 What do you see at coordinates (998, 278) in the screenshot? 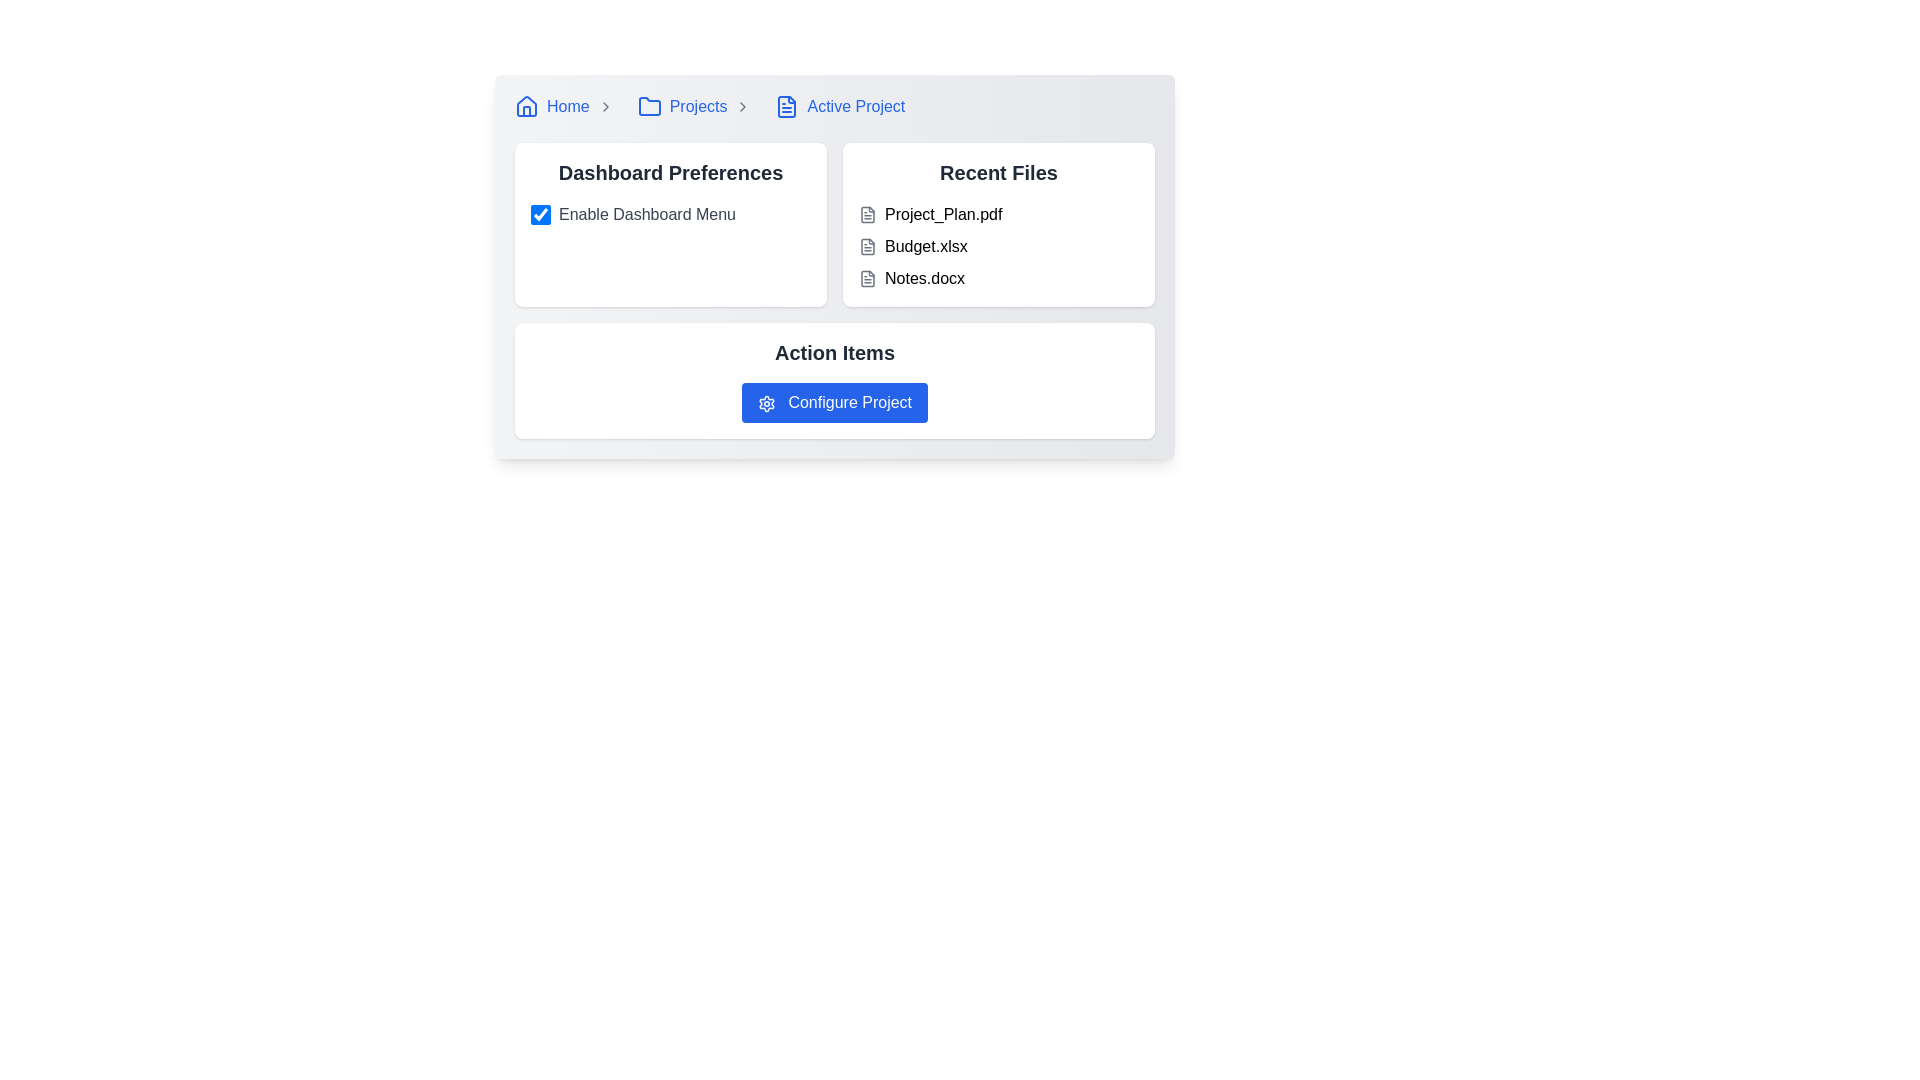
I see `the list item labeled 'Notes.docx' in the 'Recent Files' panel` at bounding box center [998, 278].